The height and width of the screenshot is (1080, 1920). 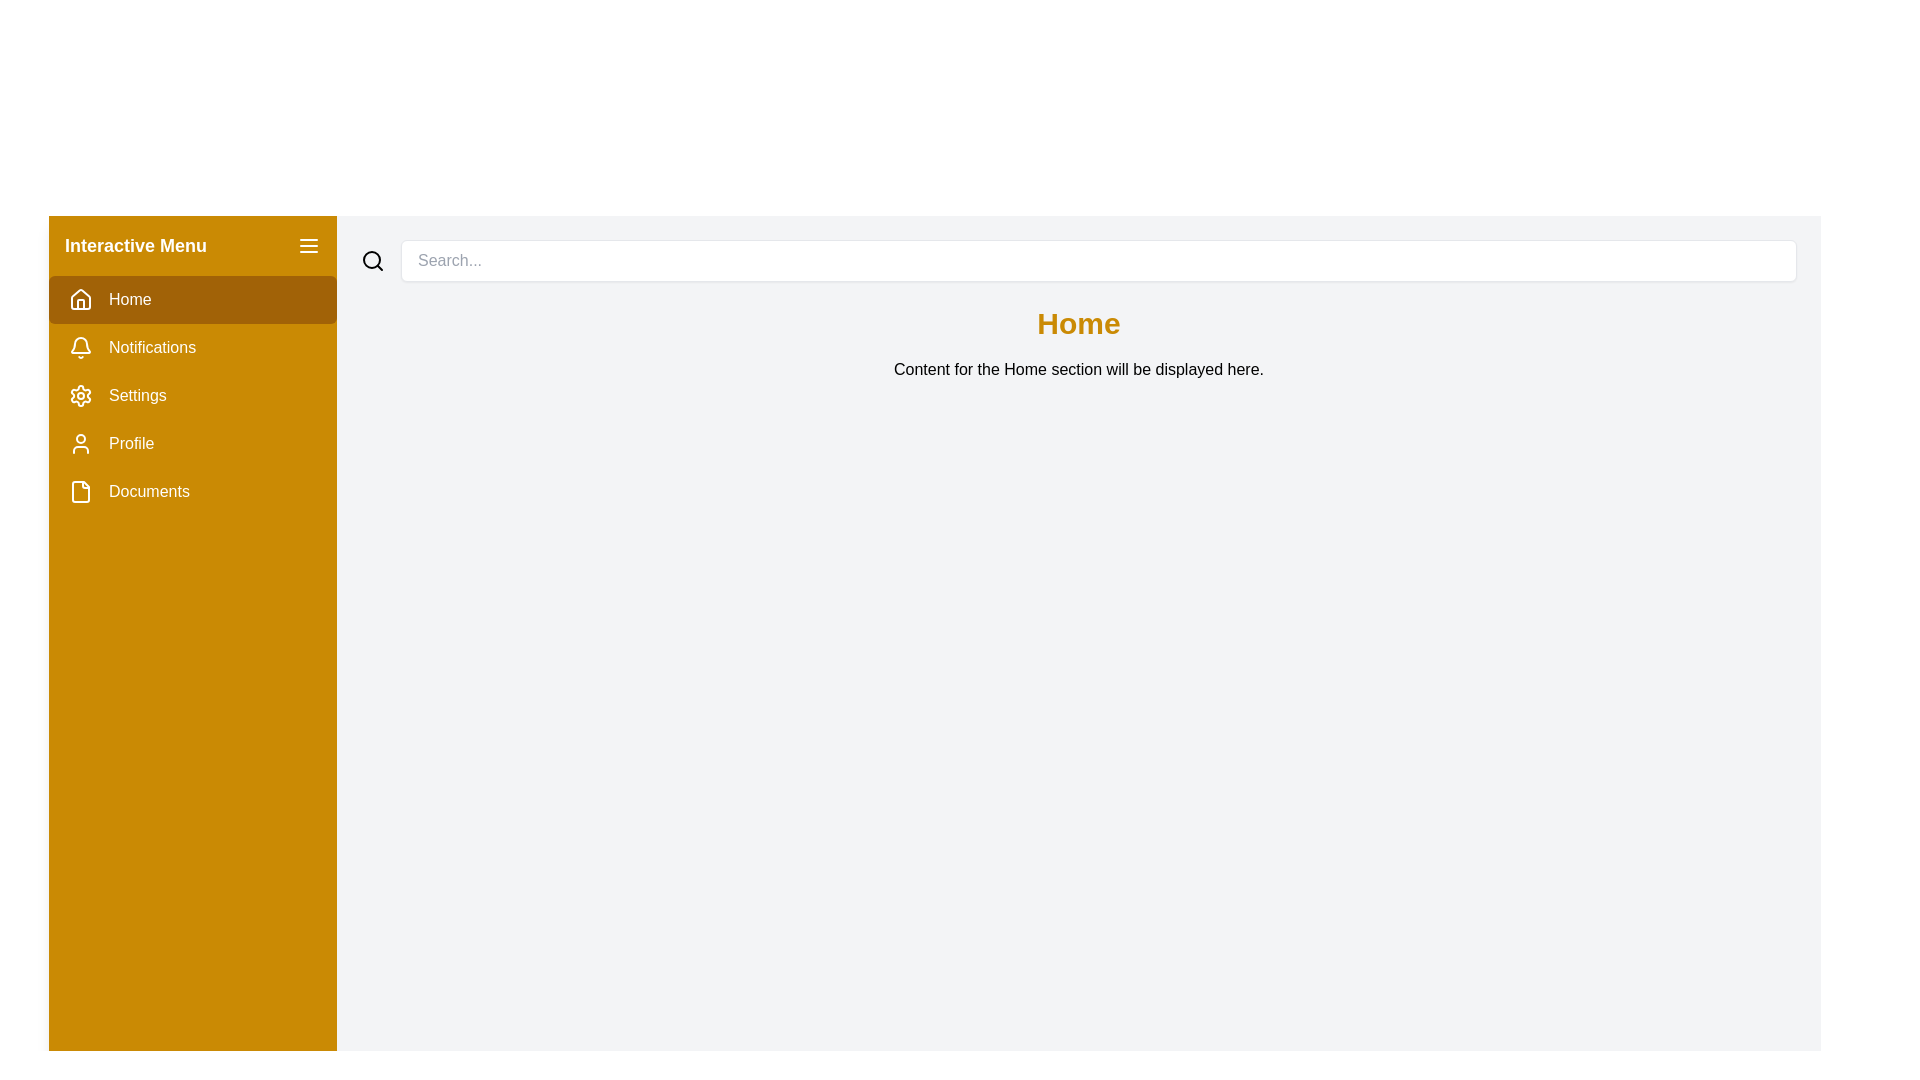 I want to click on the 'Settings' text label in the vertical navigation menu, so click(x=136, y=396).